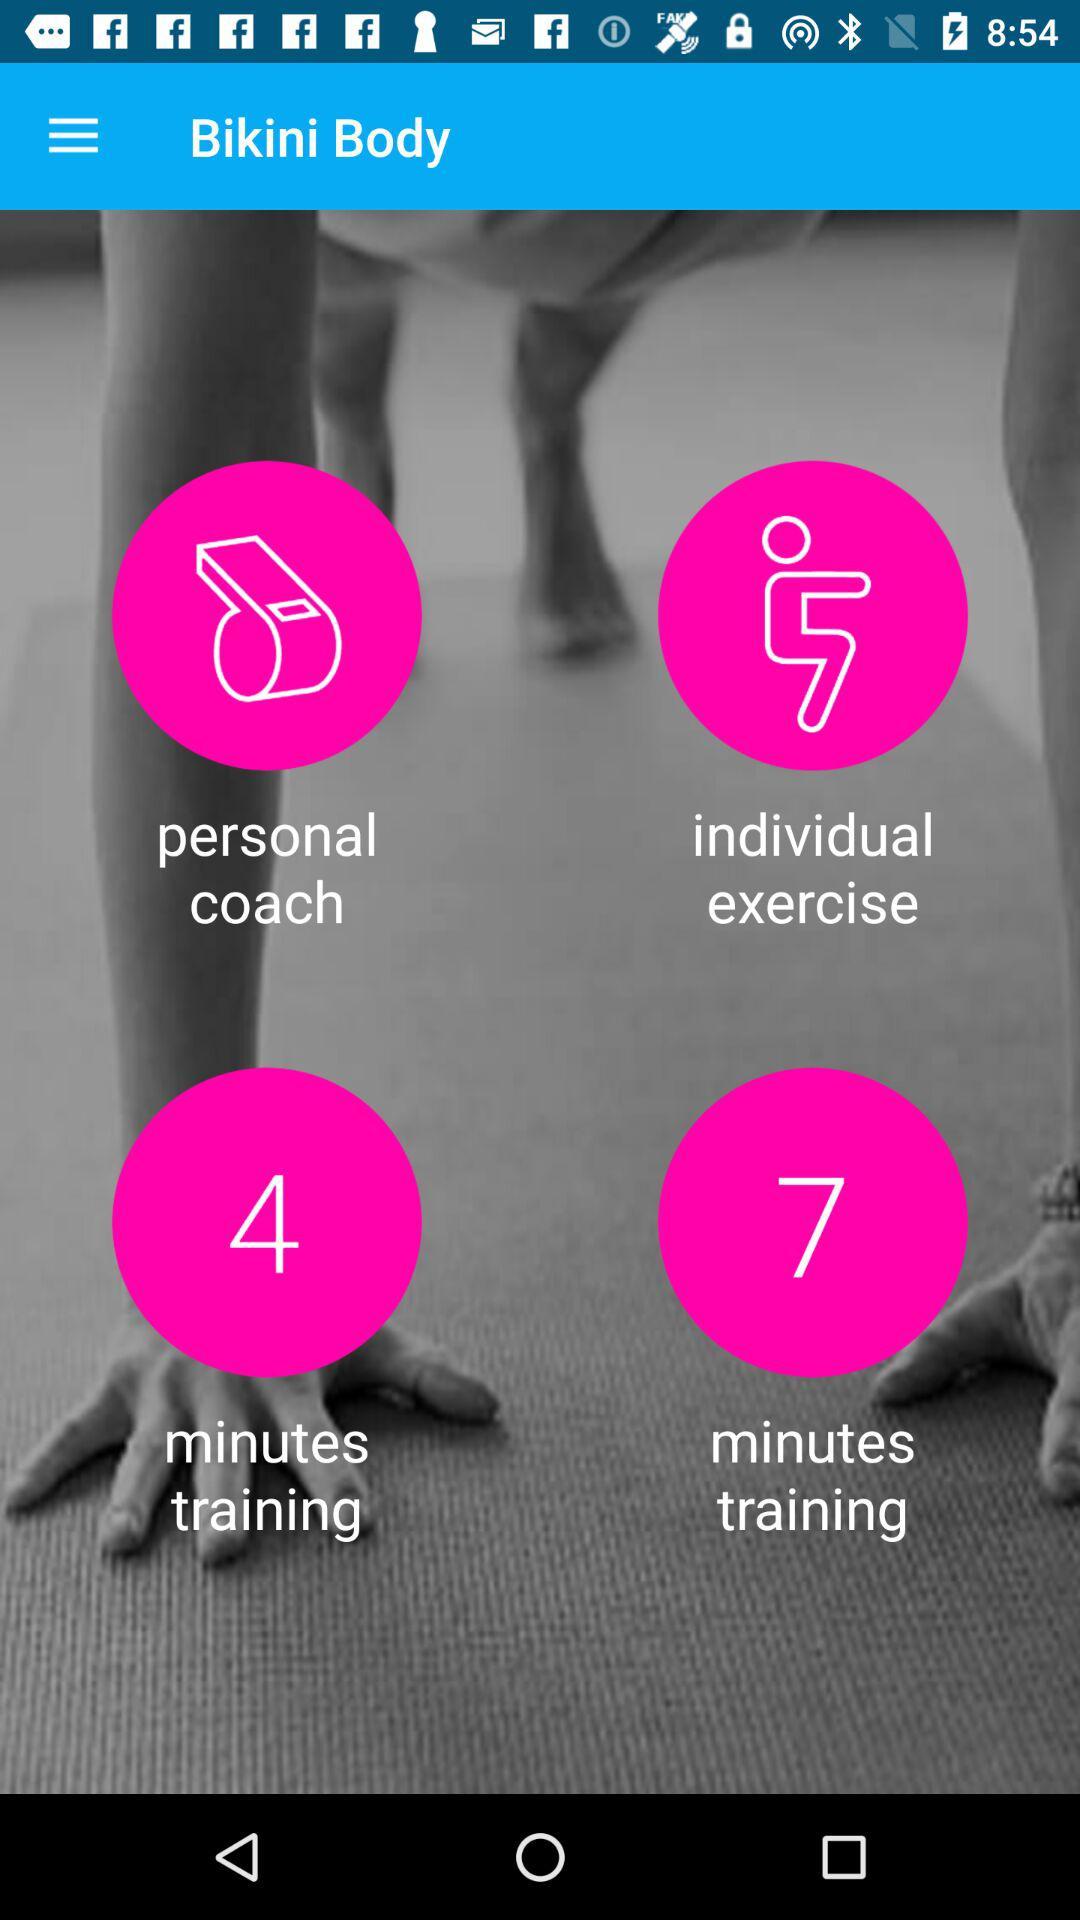 The width and height of the screenshot is (1080, 1920). I want to click on adjust minutes training, so click(265, 1221).